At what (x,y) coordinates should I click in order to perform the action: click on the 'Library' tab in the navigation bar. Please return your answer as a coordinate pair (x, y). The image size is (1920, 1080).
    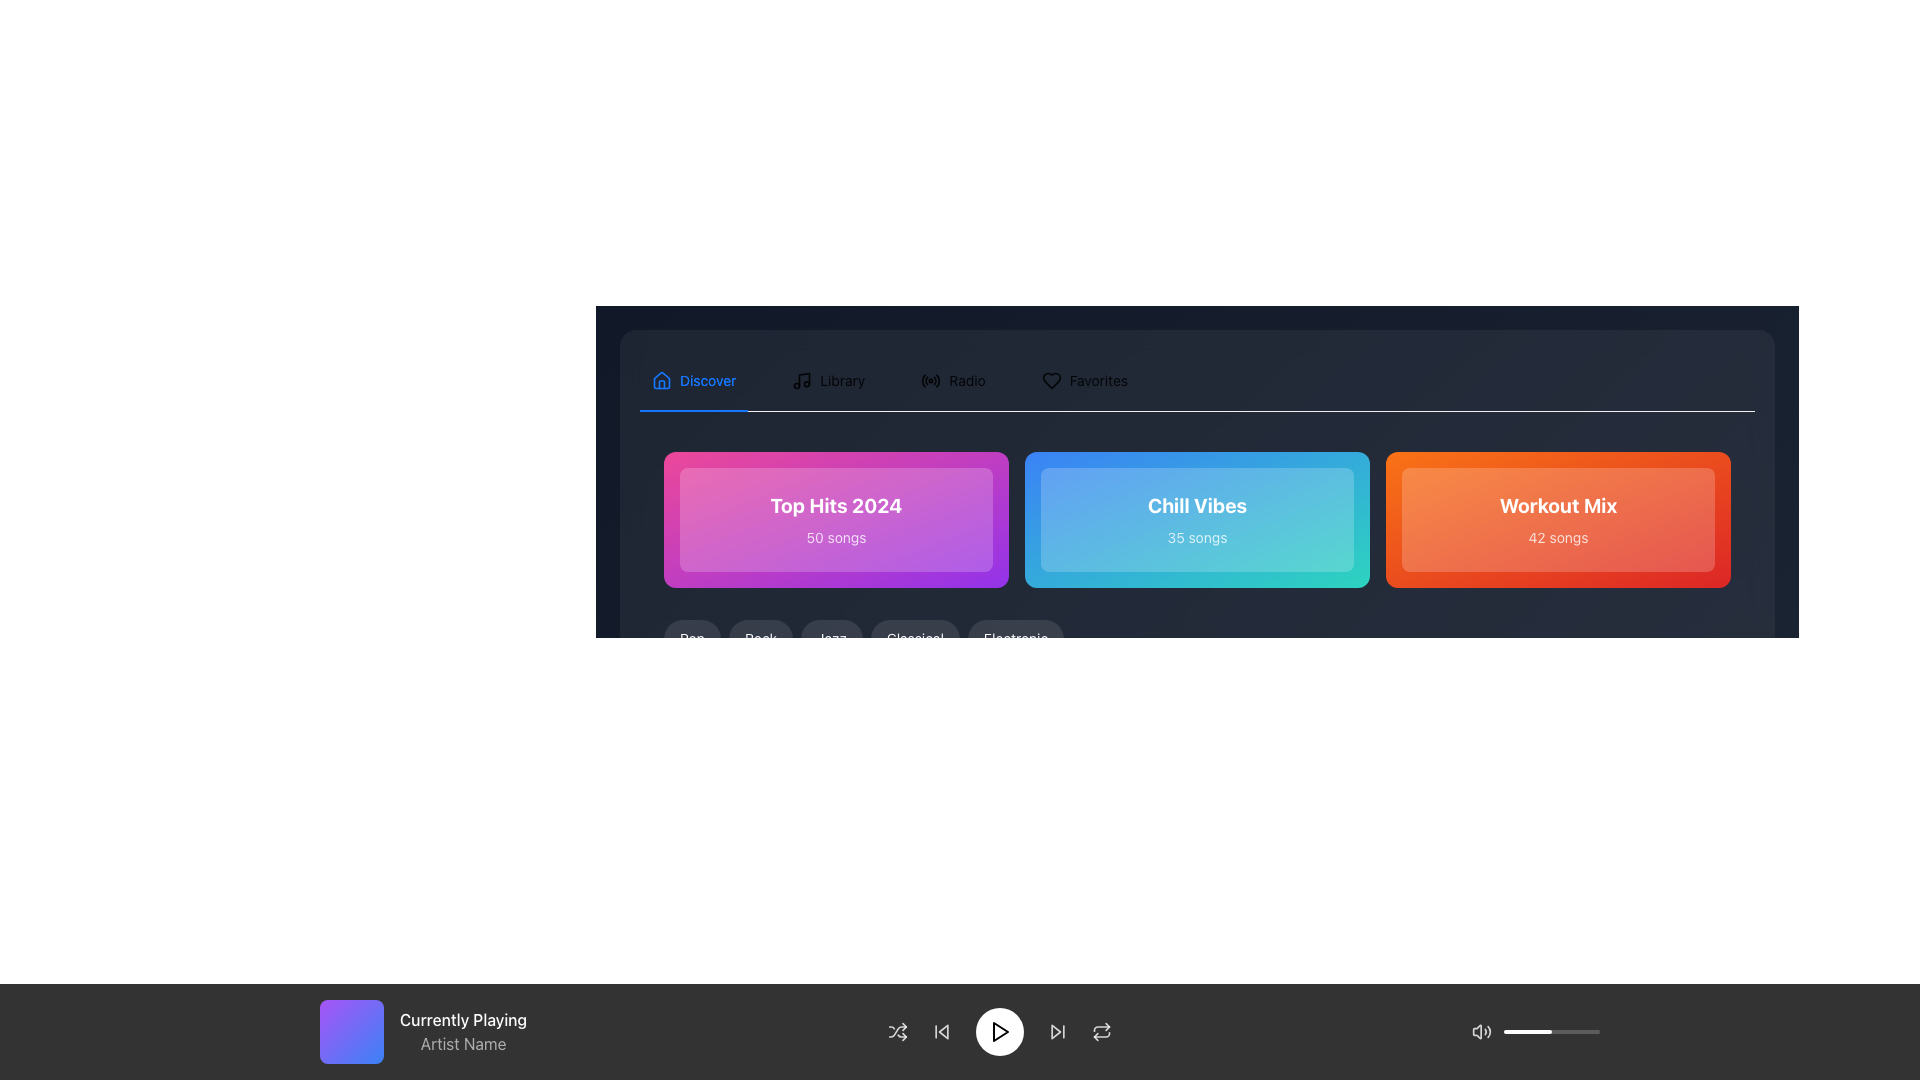
    Looking at the image, I should click on (828, 381).